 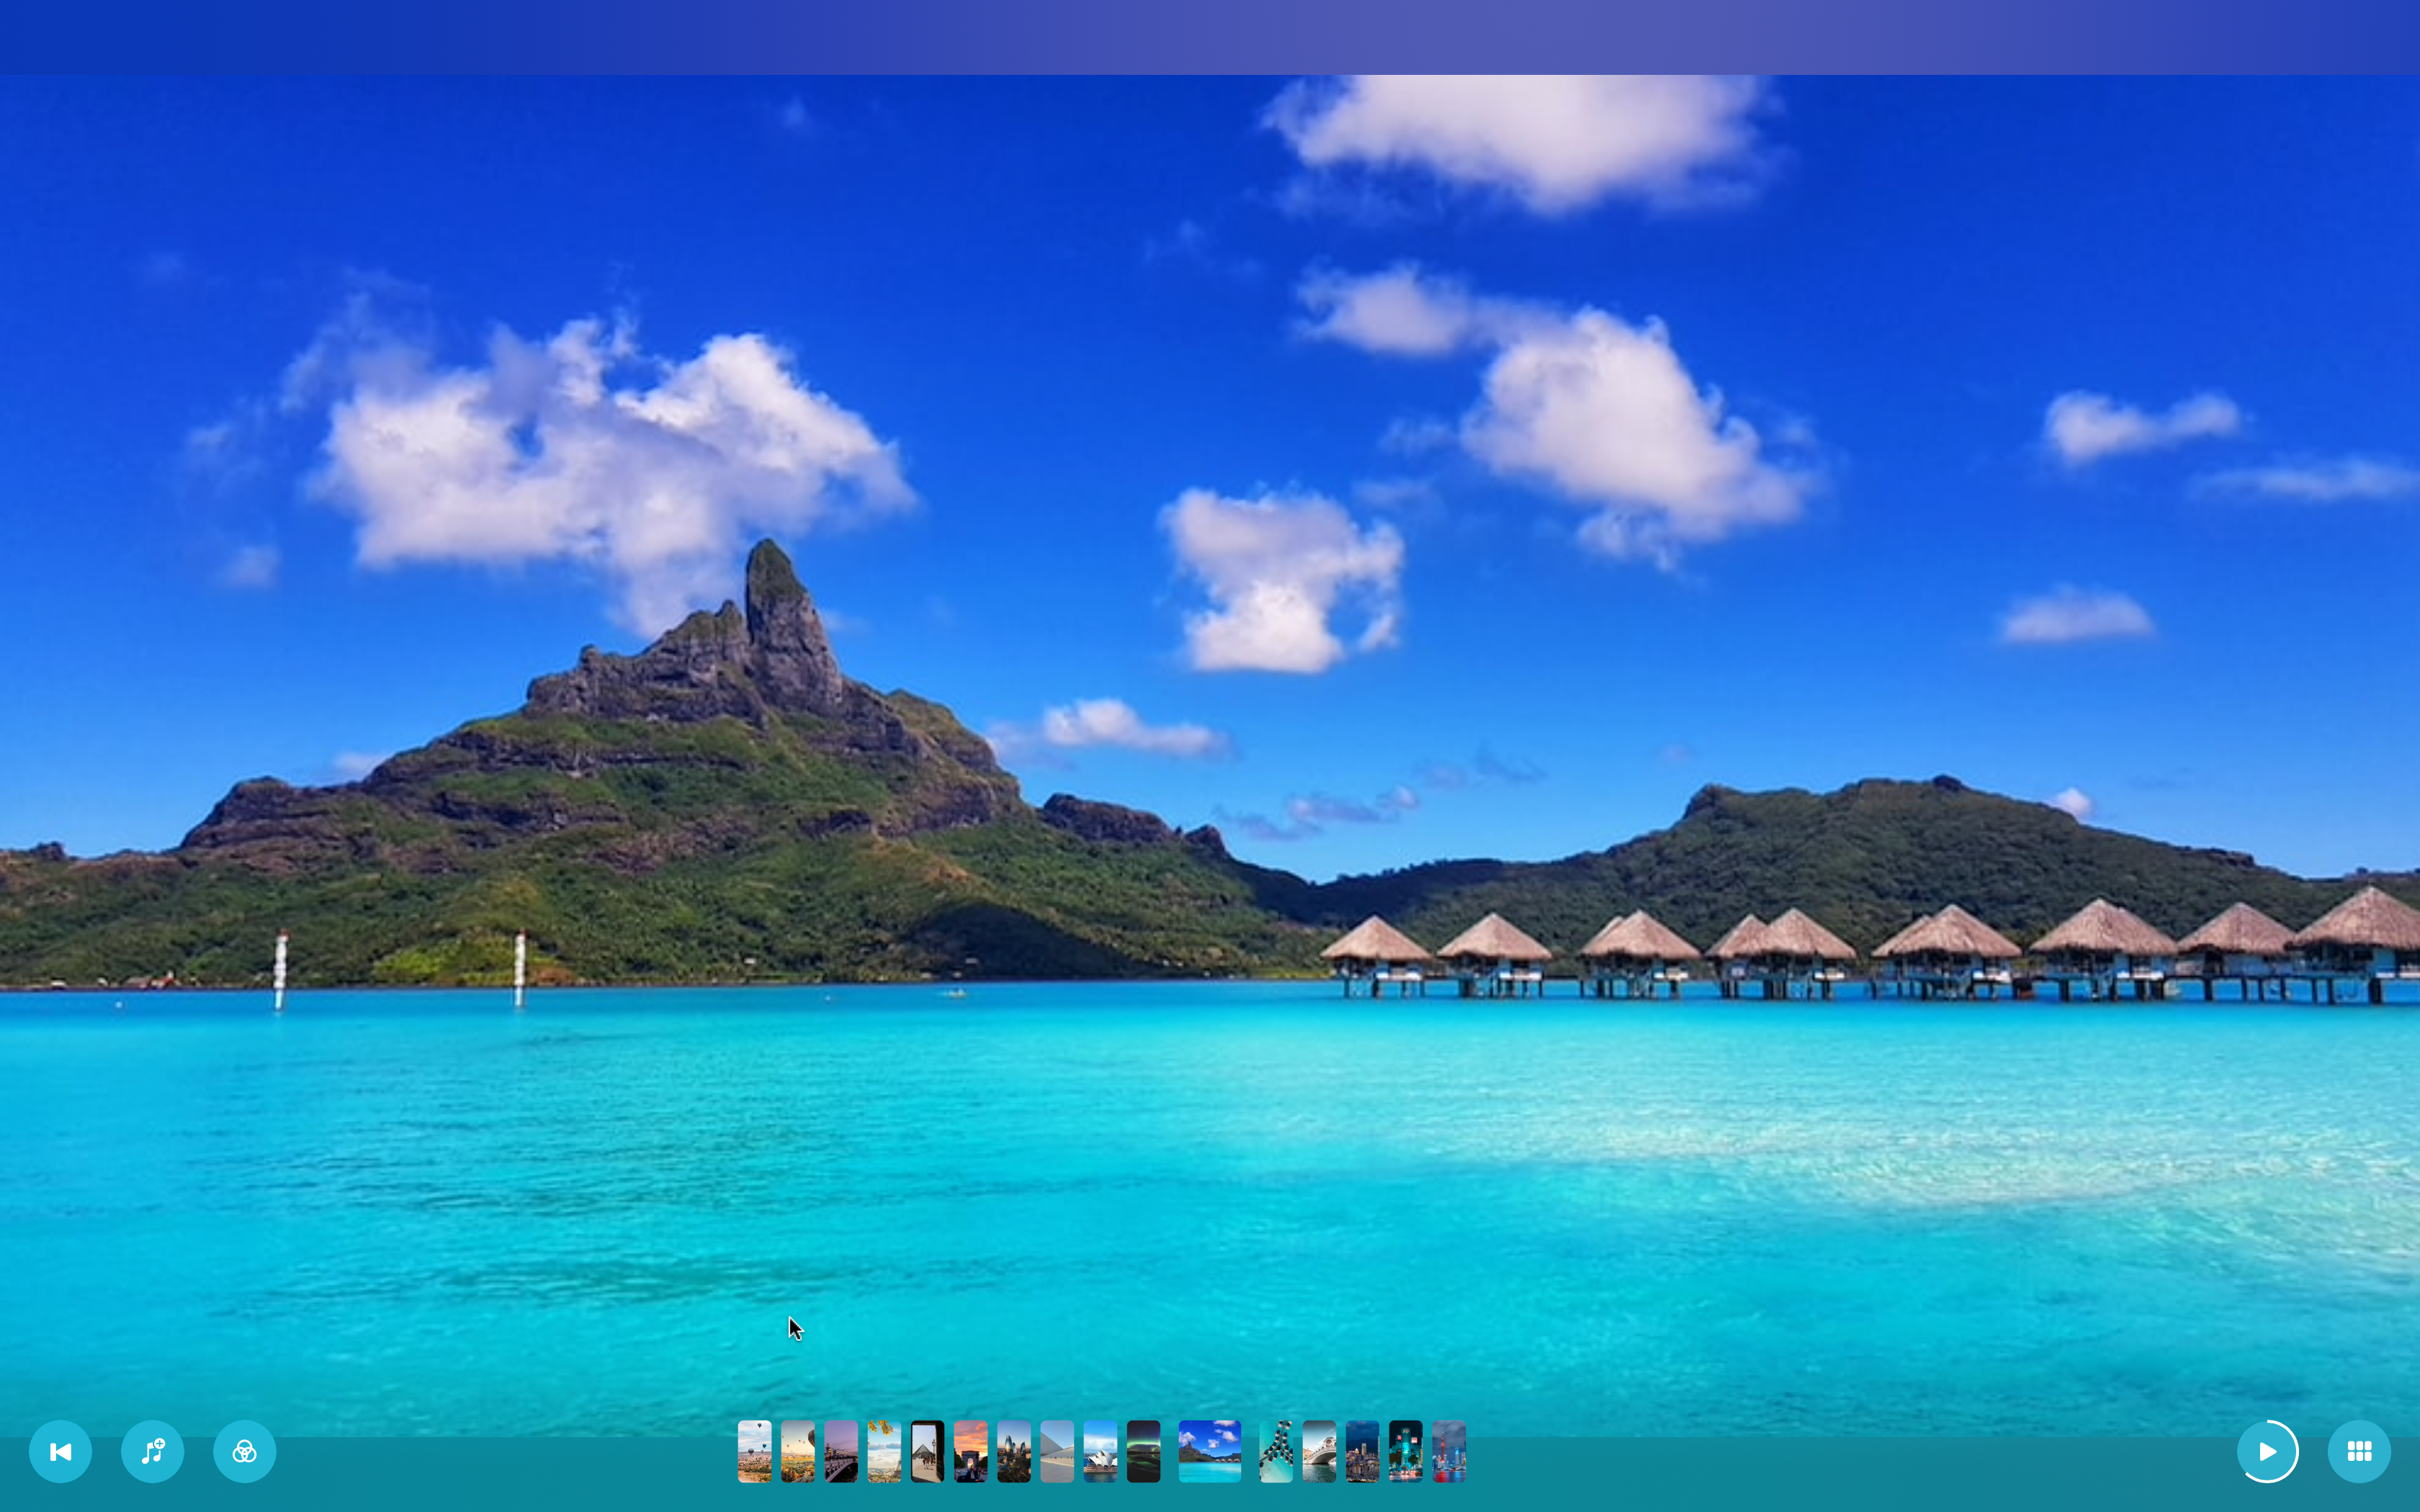 What do you see at coordinates (1448, 1452) in the screenshot?
I see `the final image in the slideshow` at bounding box center [1448, 1452].